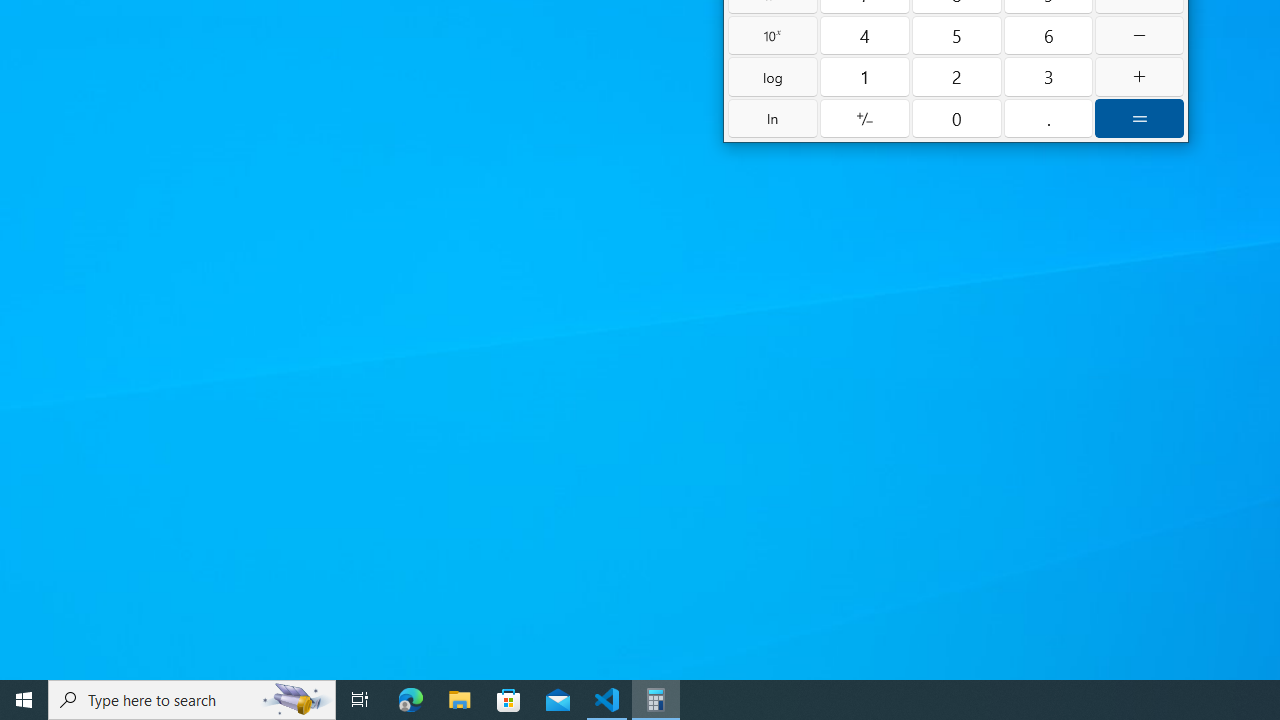 The image size is (1280, 720). What do you see at coordinates (955, 76) in the screenshot?
I see `'Two'` at bounding box center [955, 76].